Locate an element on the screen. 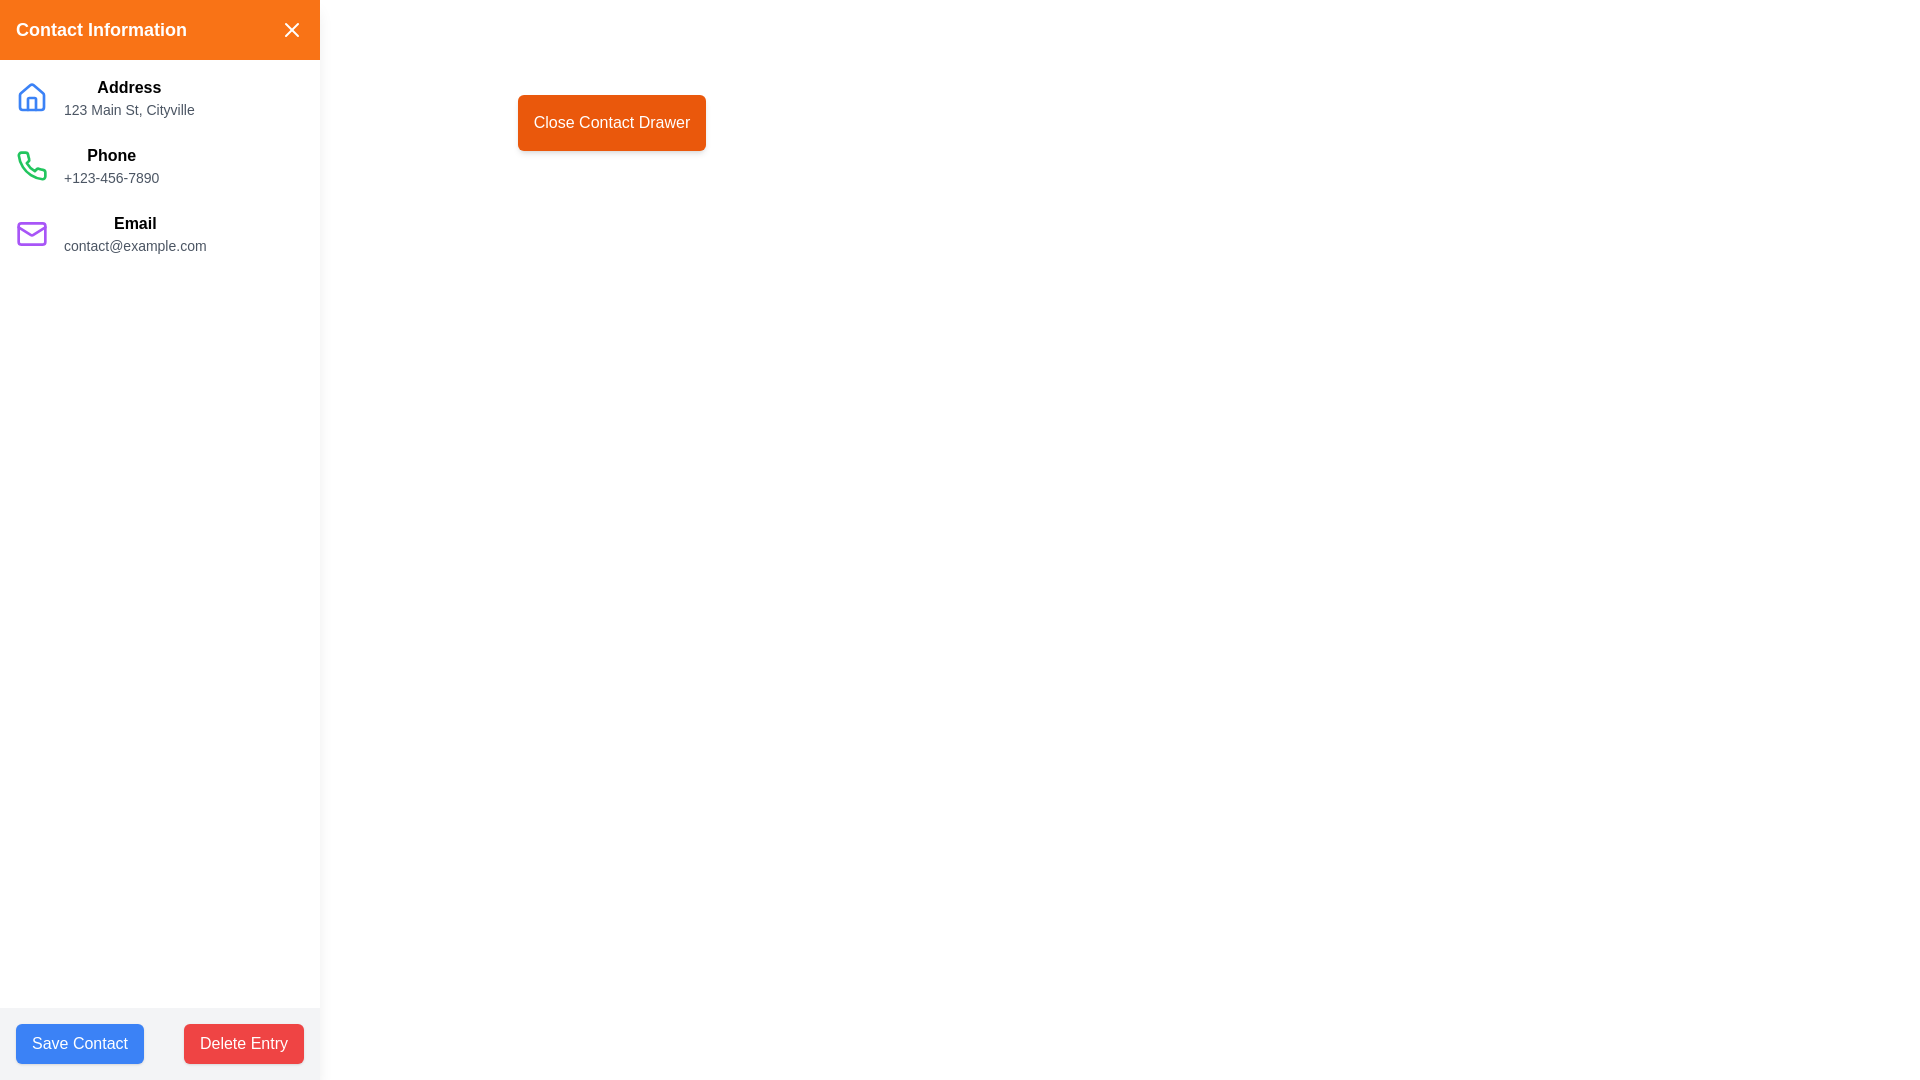 Image resolution: width=1920 pixels, height=1080 pixels. the 'Save Contact' button, which is a rectangular button with rounded corners and a blue background, to observe the visual state change is located at coordinates (80, 1043).